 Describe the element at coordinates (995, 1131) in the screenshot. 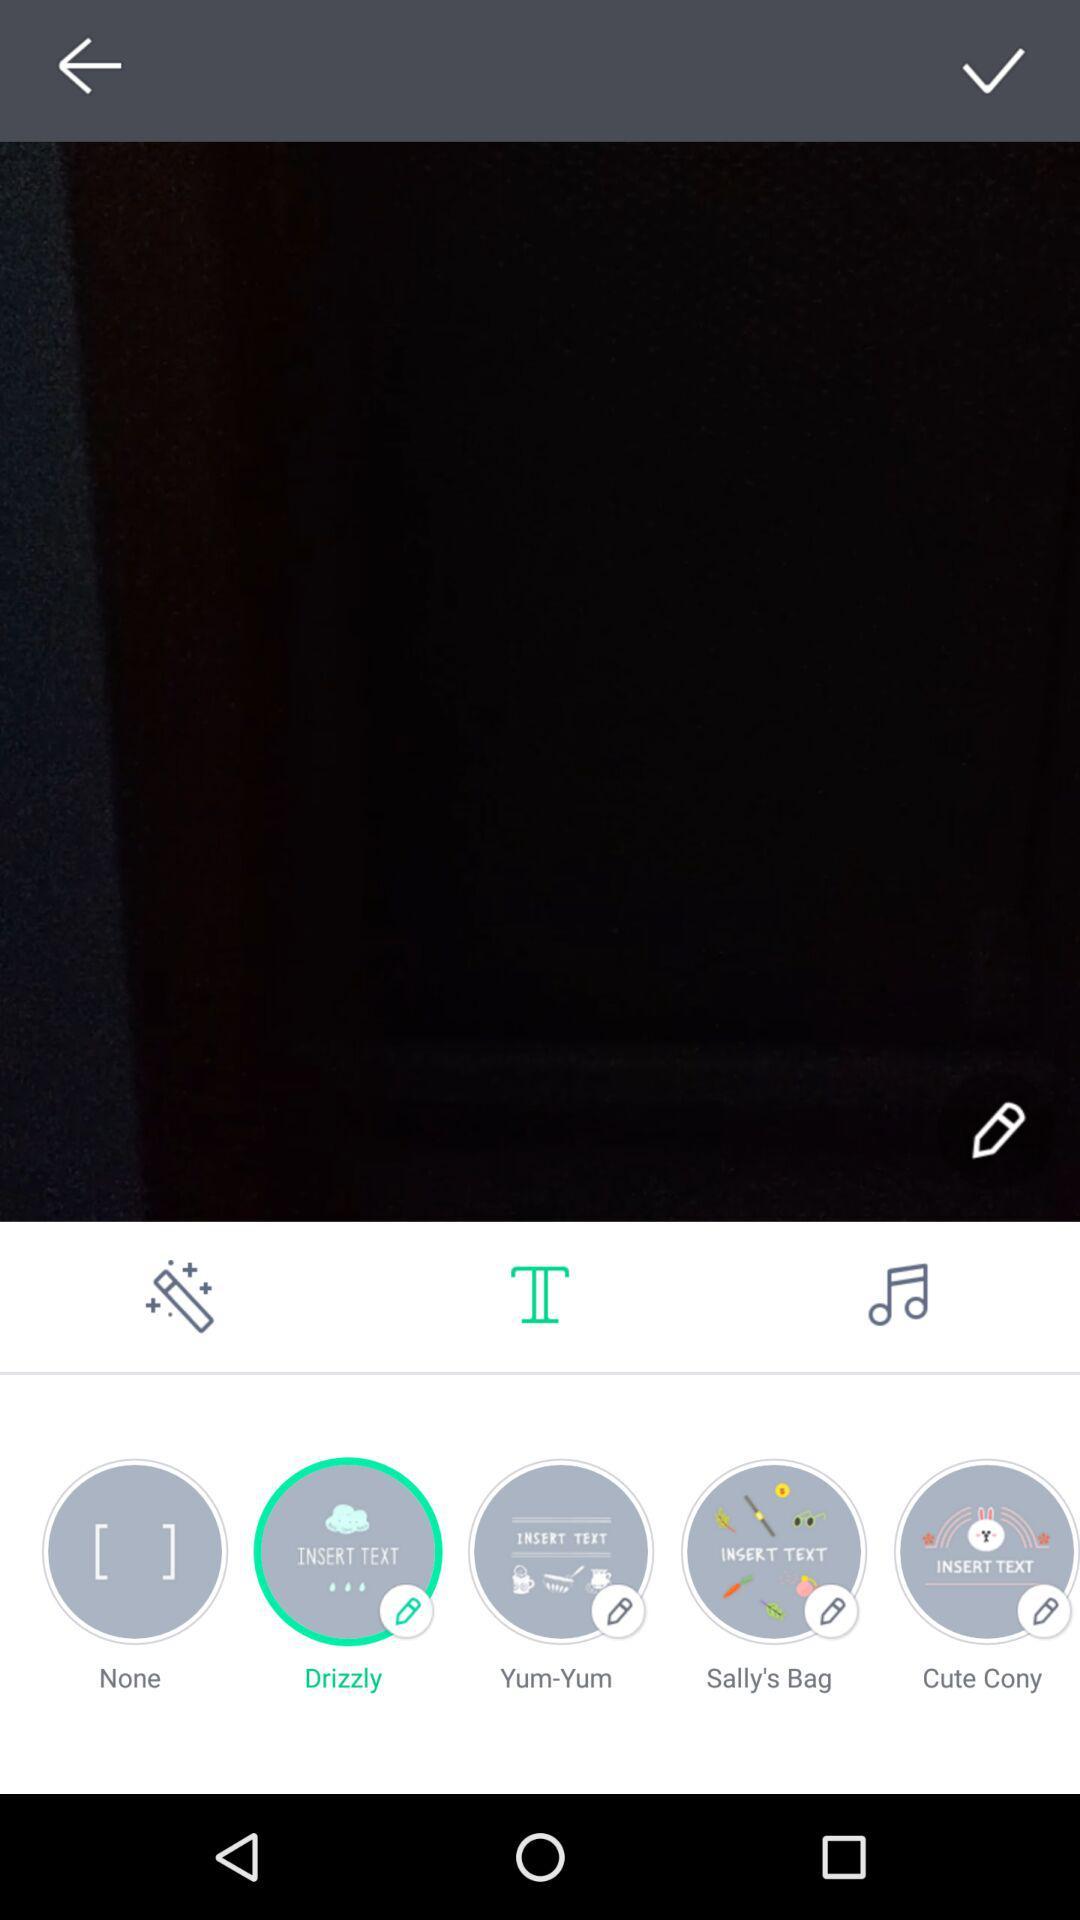

I see `writing option` at that location.